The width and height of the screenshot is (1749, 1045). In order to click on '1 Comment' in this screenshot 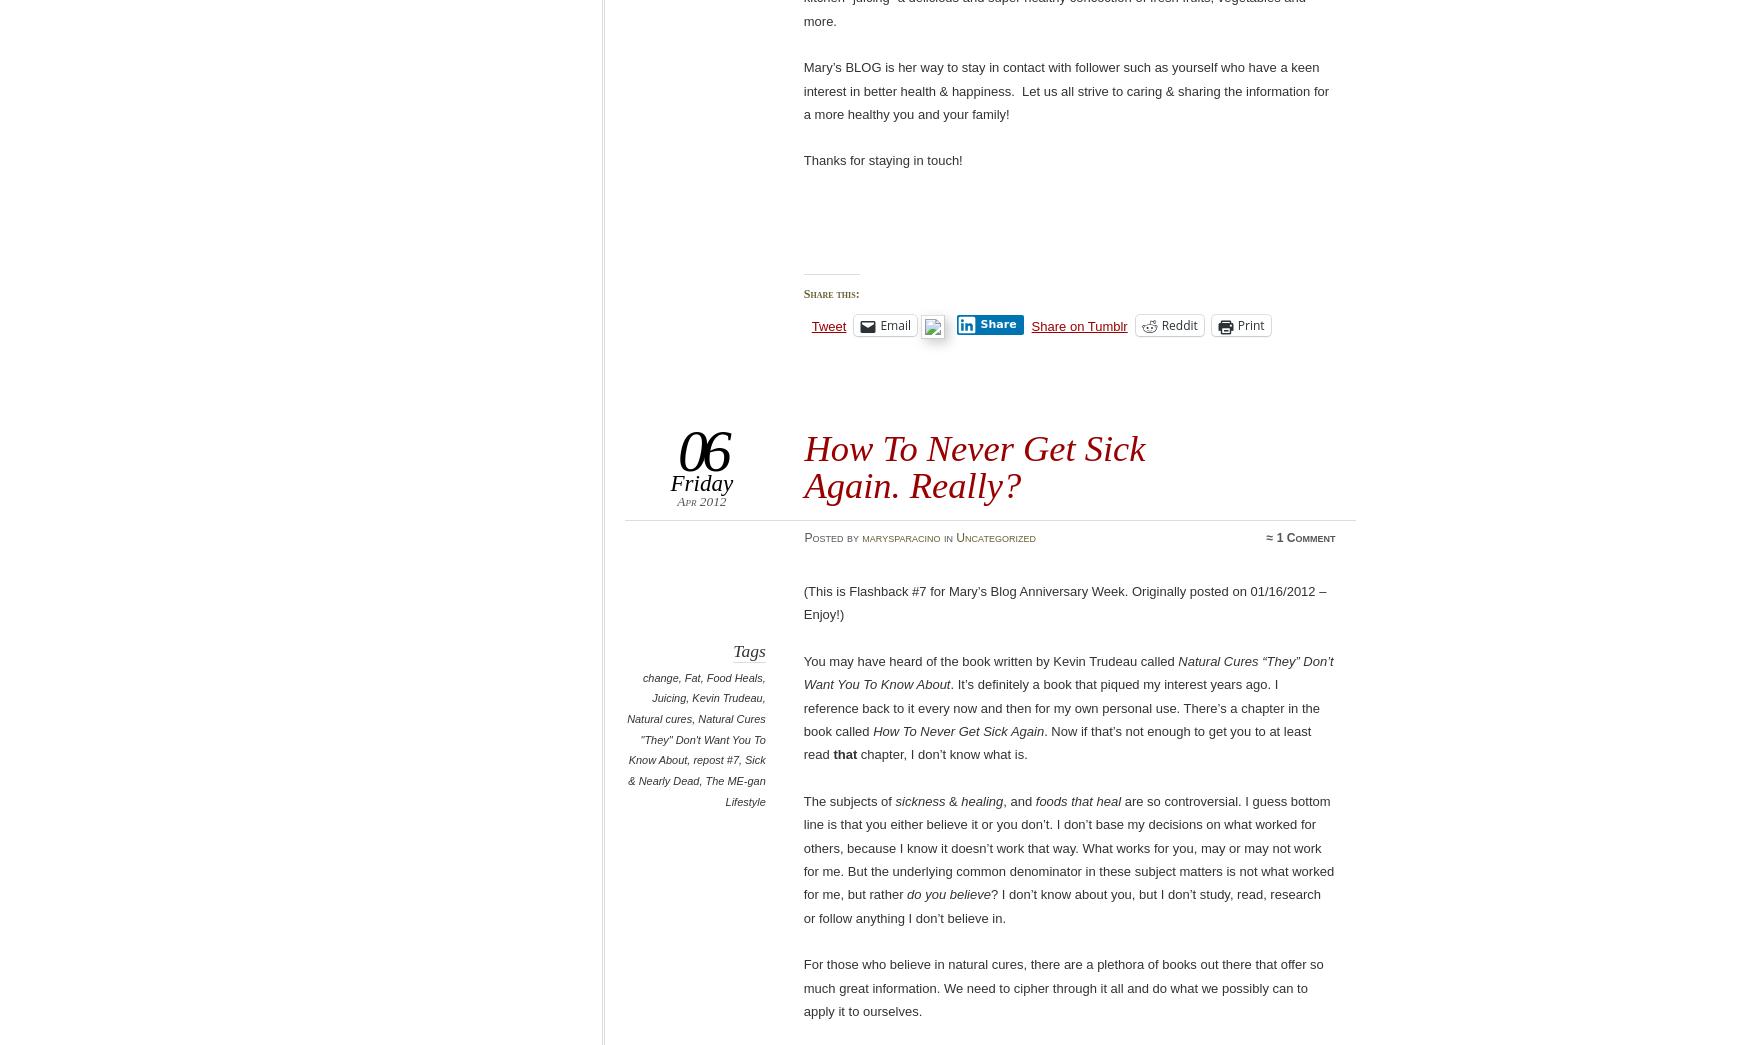, I will do `click(1275, 537)`.